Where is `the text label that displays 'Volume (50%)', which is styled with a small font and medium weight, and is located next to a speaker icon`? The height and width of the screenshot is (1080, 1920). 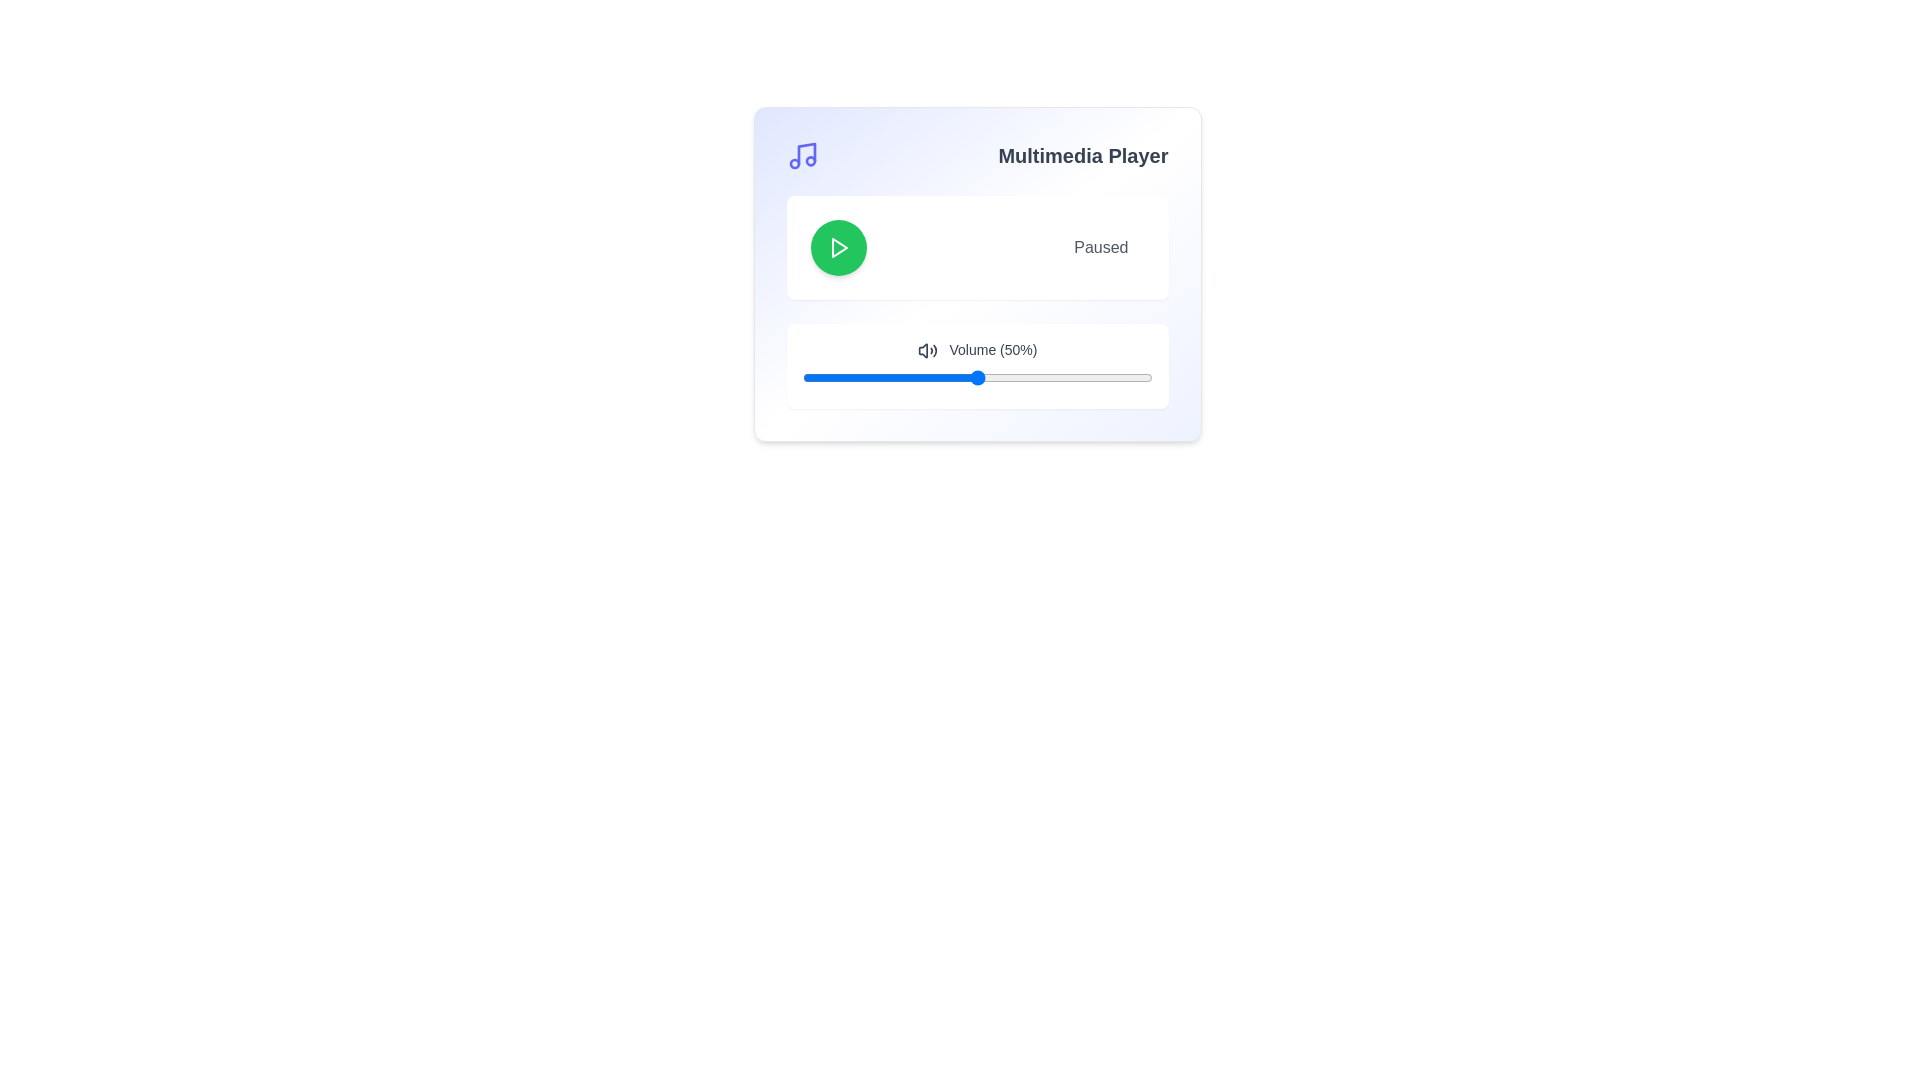
the text label that displays 'Volume (50%)', which is styled with a small font and medium weight, and is located next to a speaker icon is located at coordinates (977, 349).